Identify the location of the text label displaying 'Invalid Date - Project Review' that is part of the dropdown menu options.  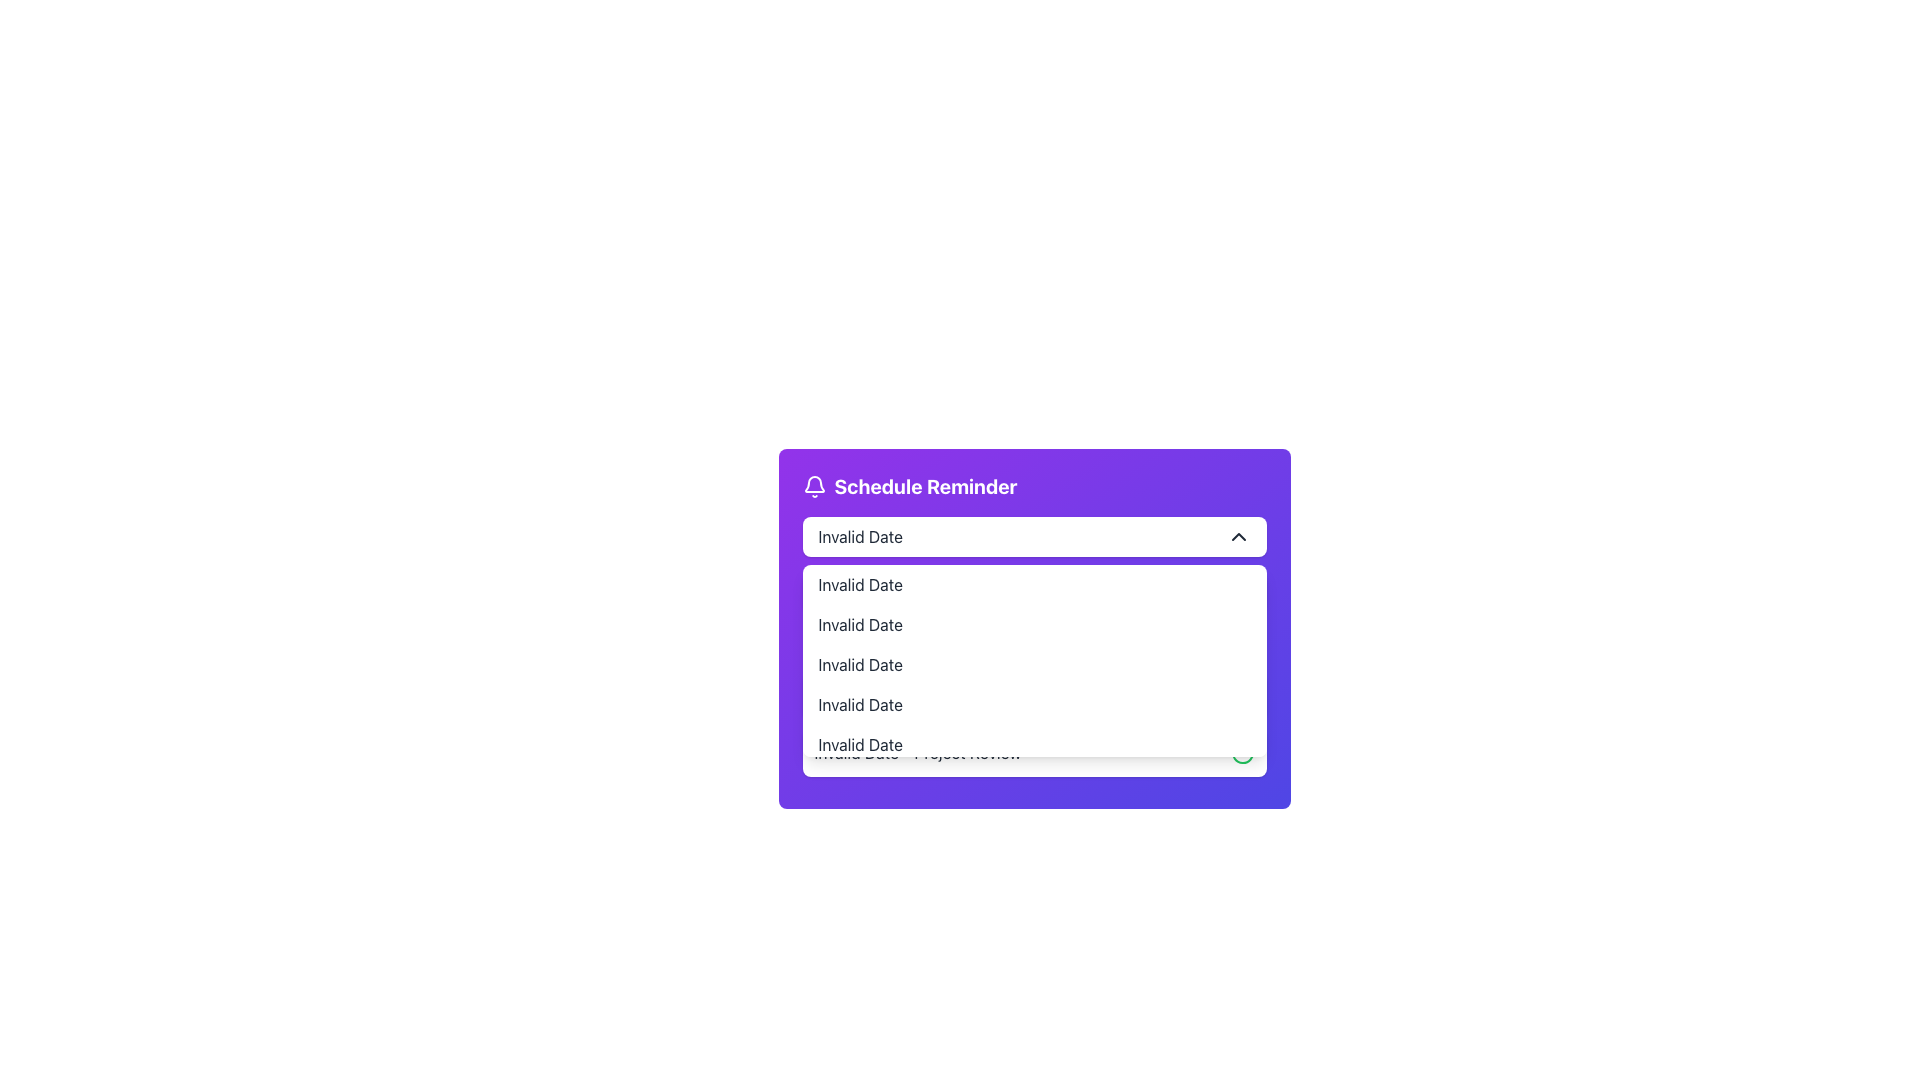
(916, 752).